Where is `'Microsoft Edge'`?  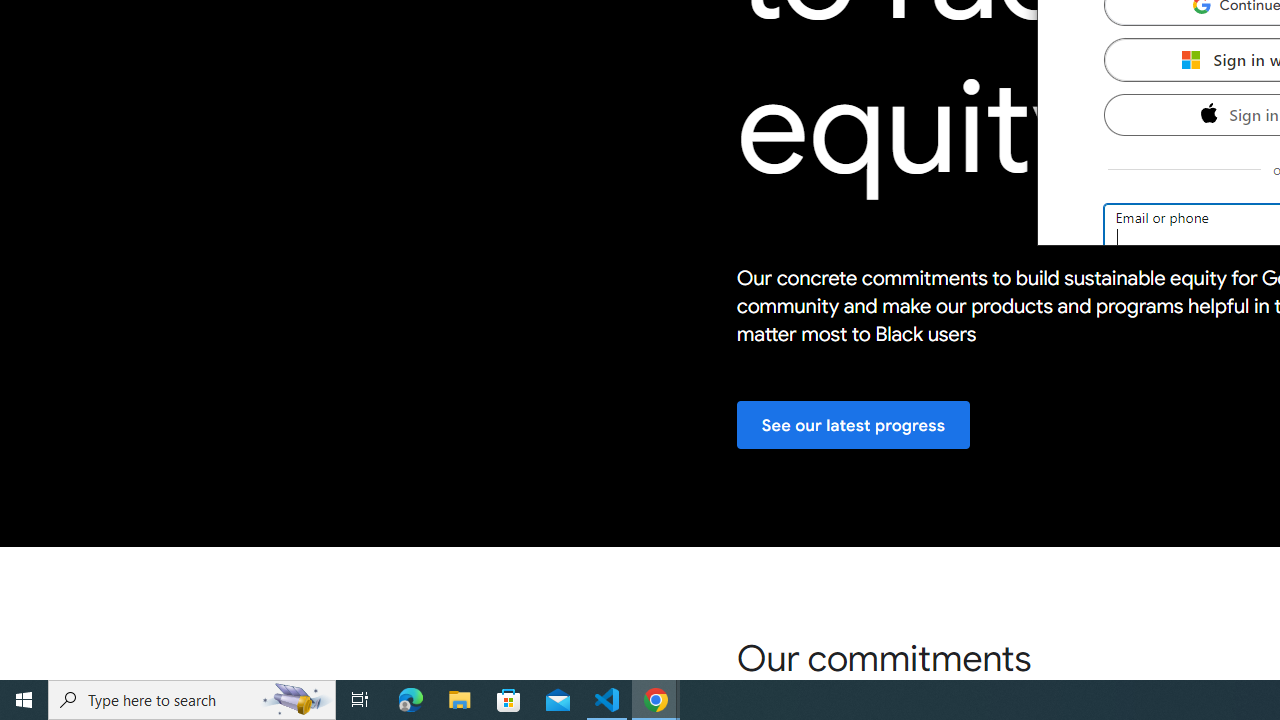 'Microsoft Edge' is located at coordinates (410, 698).